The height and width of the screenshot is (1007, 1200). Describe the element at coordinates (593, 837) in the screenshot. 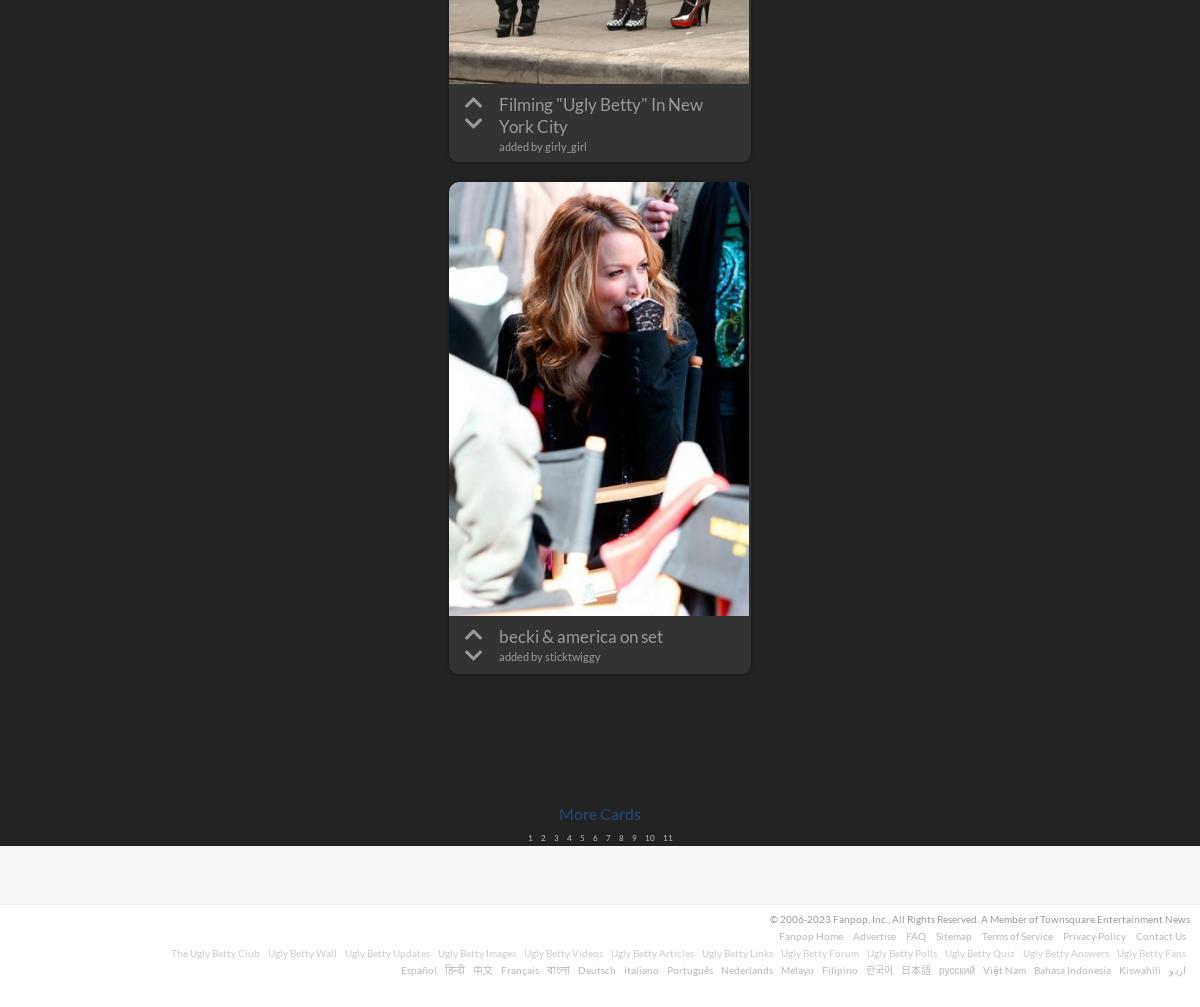

I see `'6'` at that location.